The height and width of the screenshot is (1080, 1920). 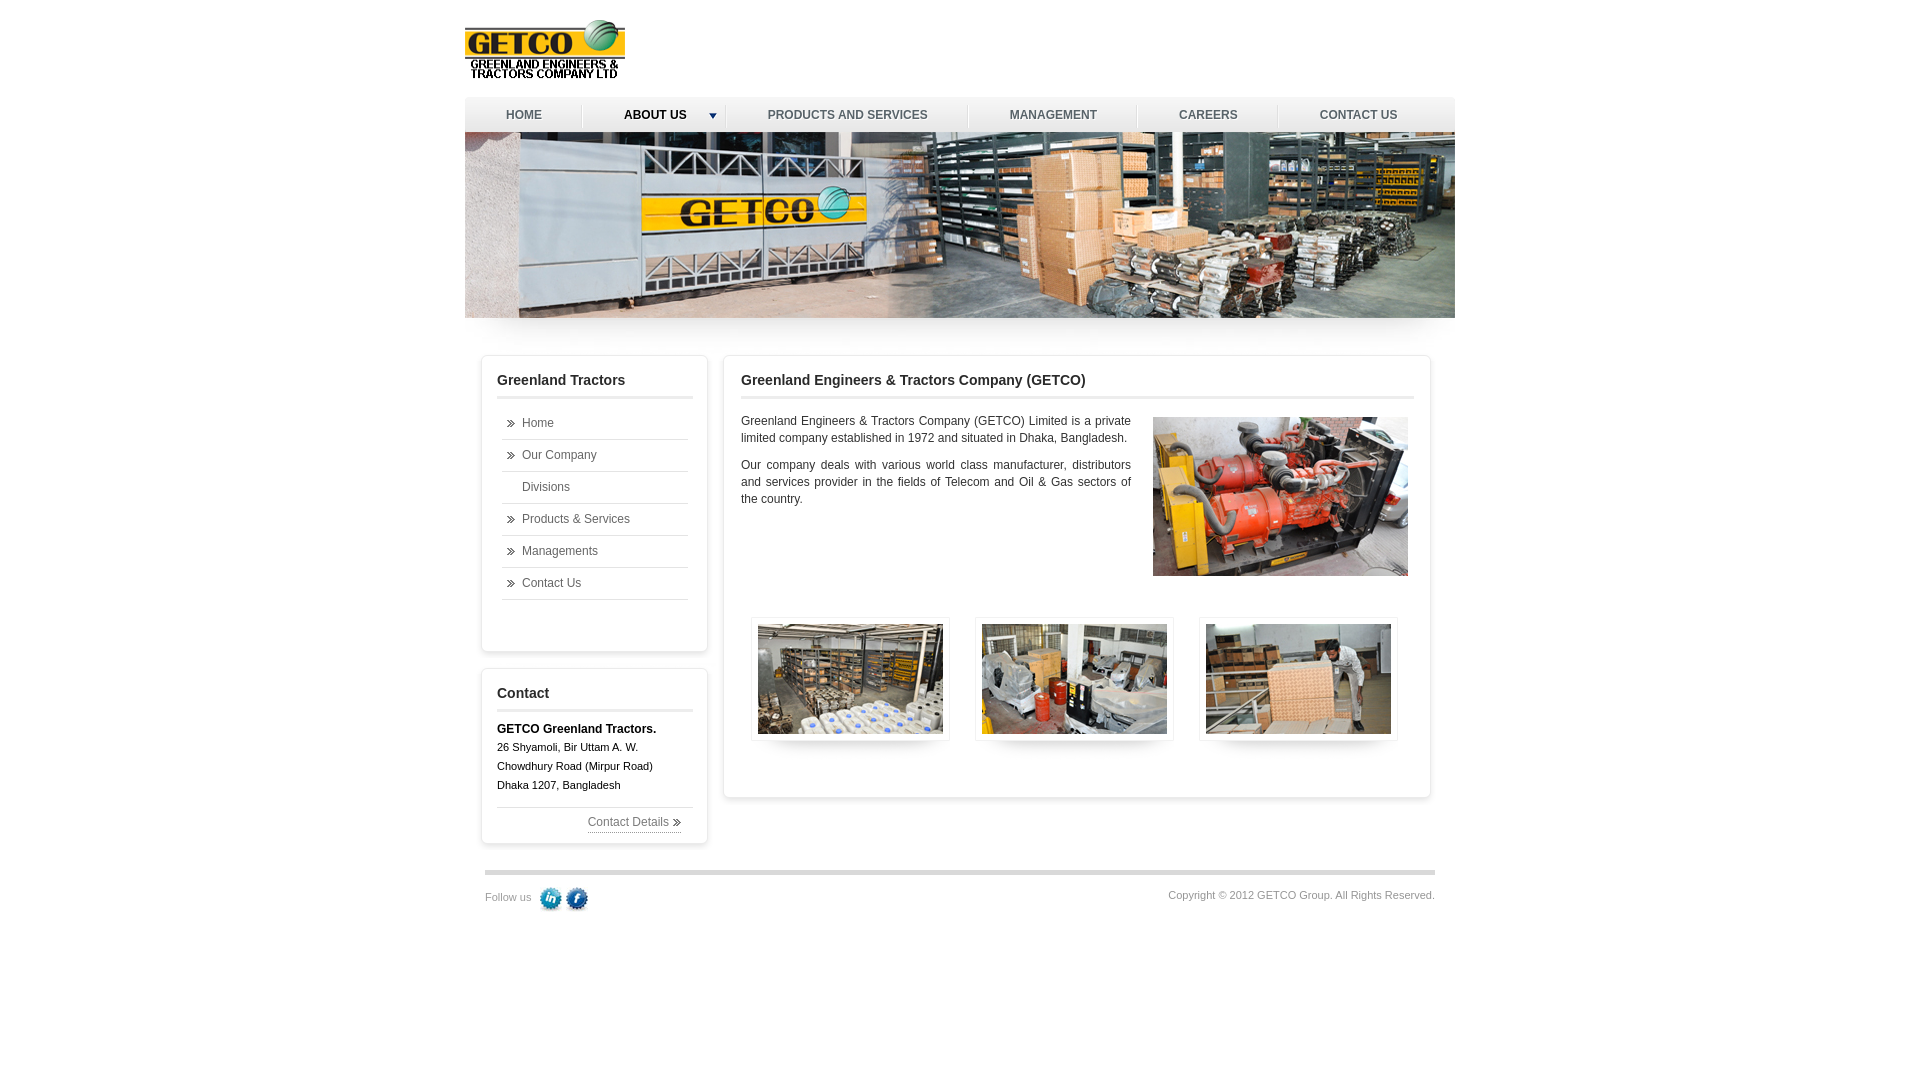 What do you see at coordinates (594, 518) in the screenshot?
I see `'Products & Services'` at bounding box center [594, 518].